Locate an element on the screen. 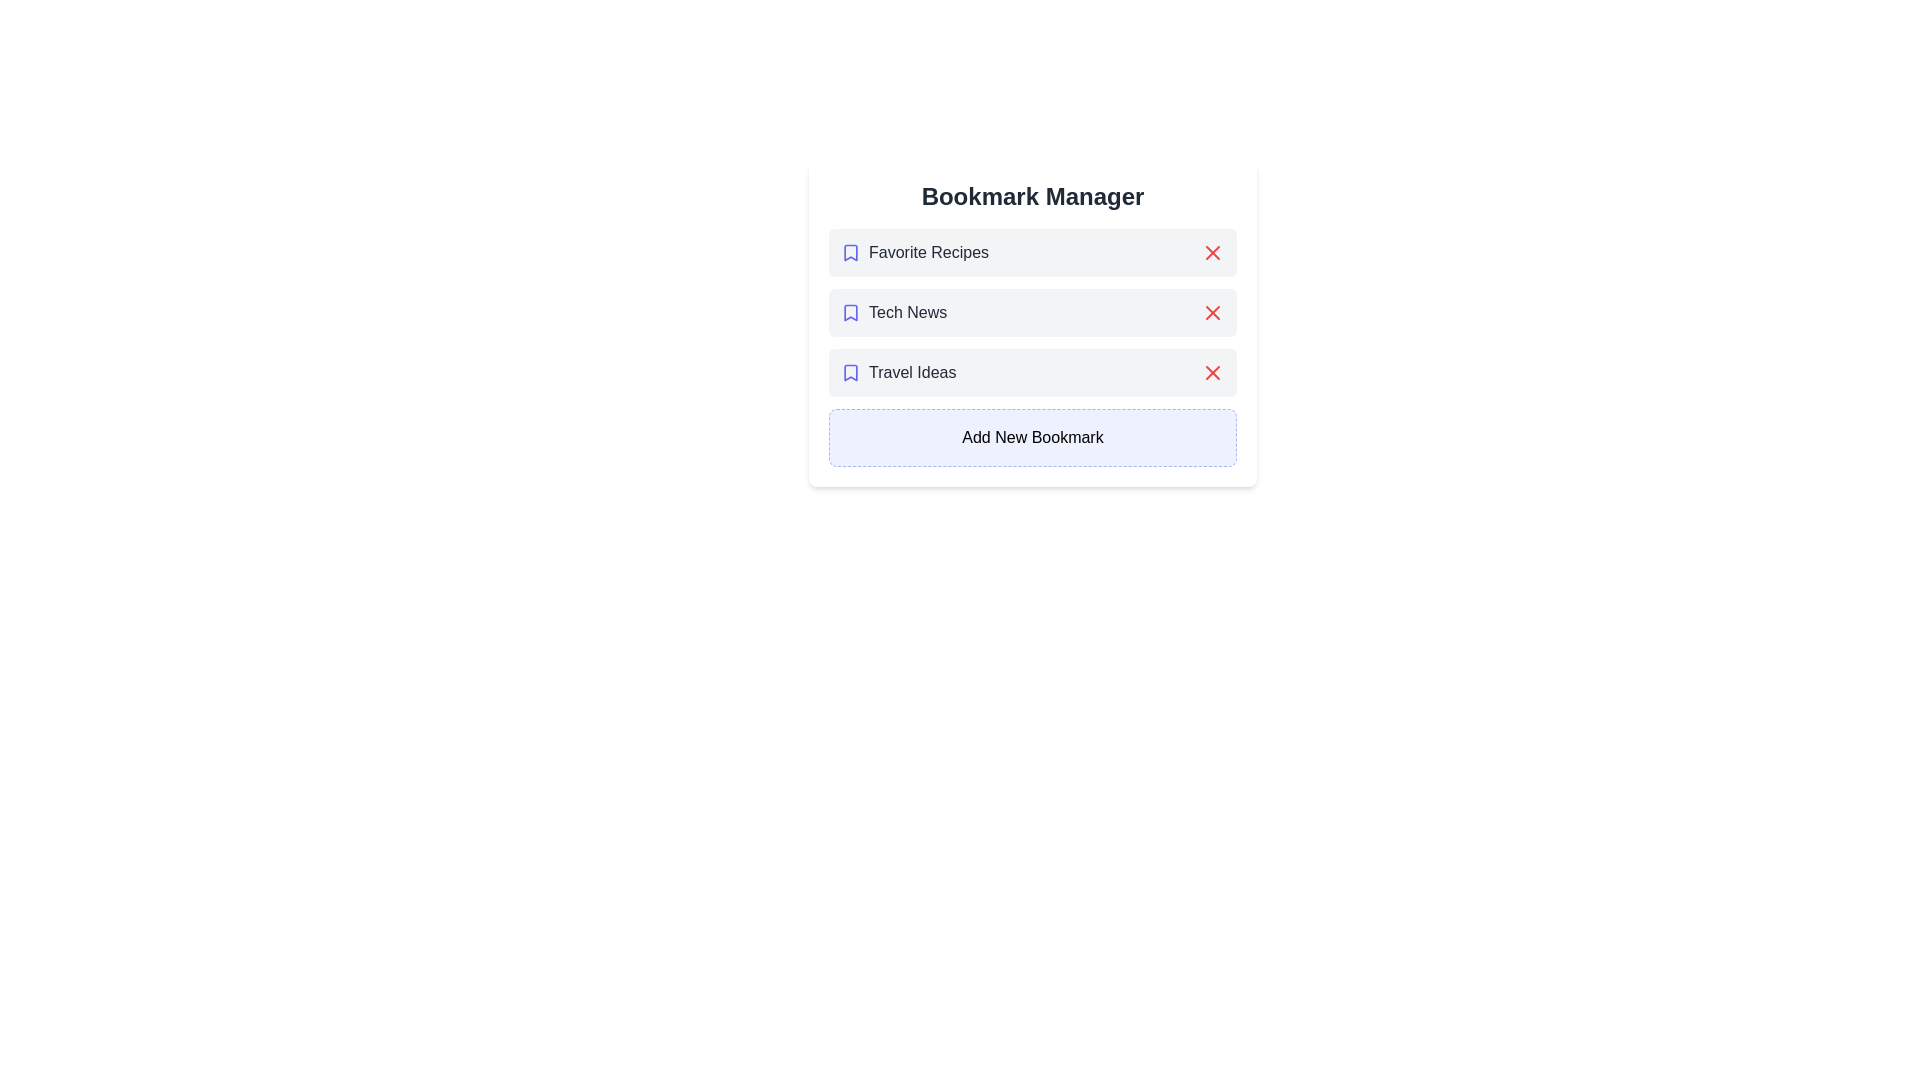 The width and height of the screenshot is (1920, 1080). the 'Add New Bookmark' button to add a new bookmark is located at coordinates (1032, 437).